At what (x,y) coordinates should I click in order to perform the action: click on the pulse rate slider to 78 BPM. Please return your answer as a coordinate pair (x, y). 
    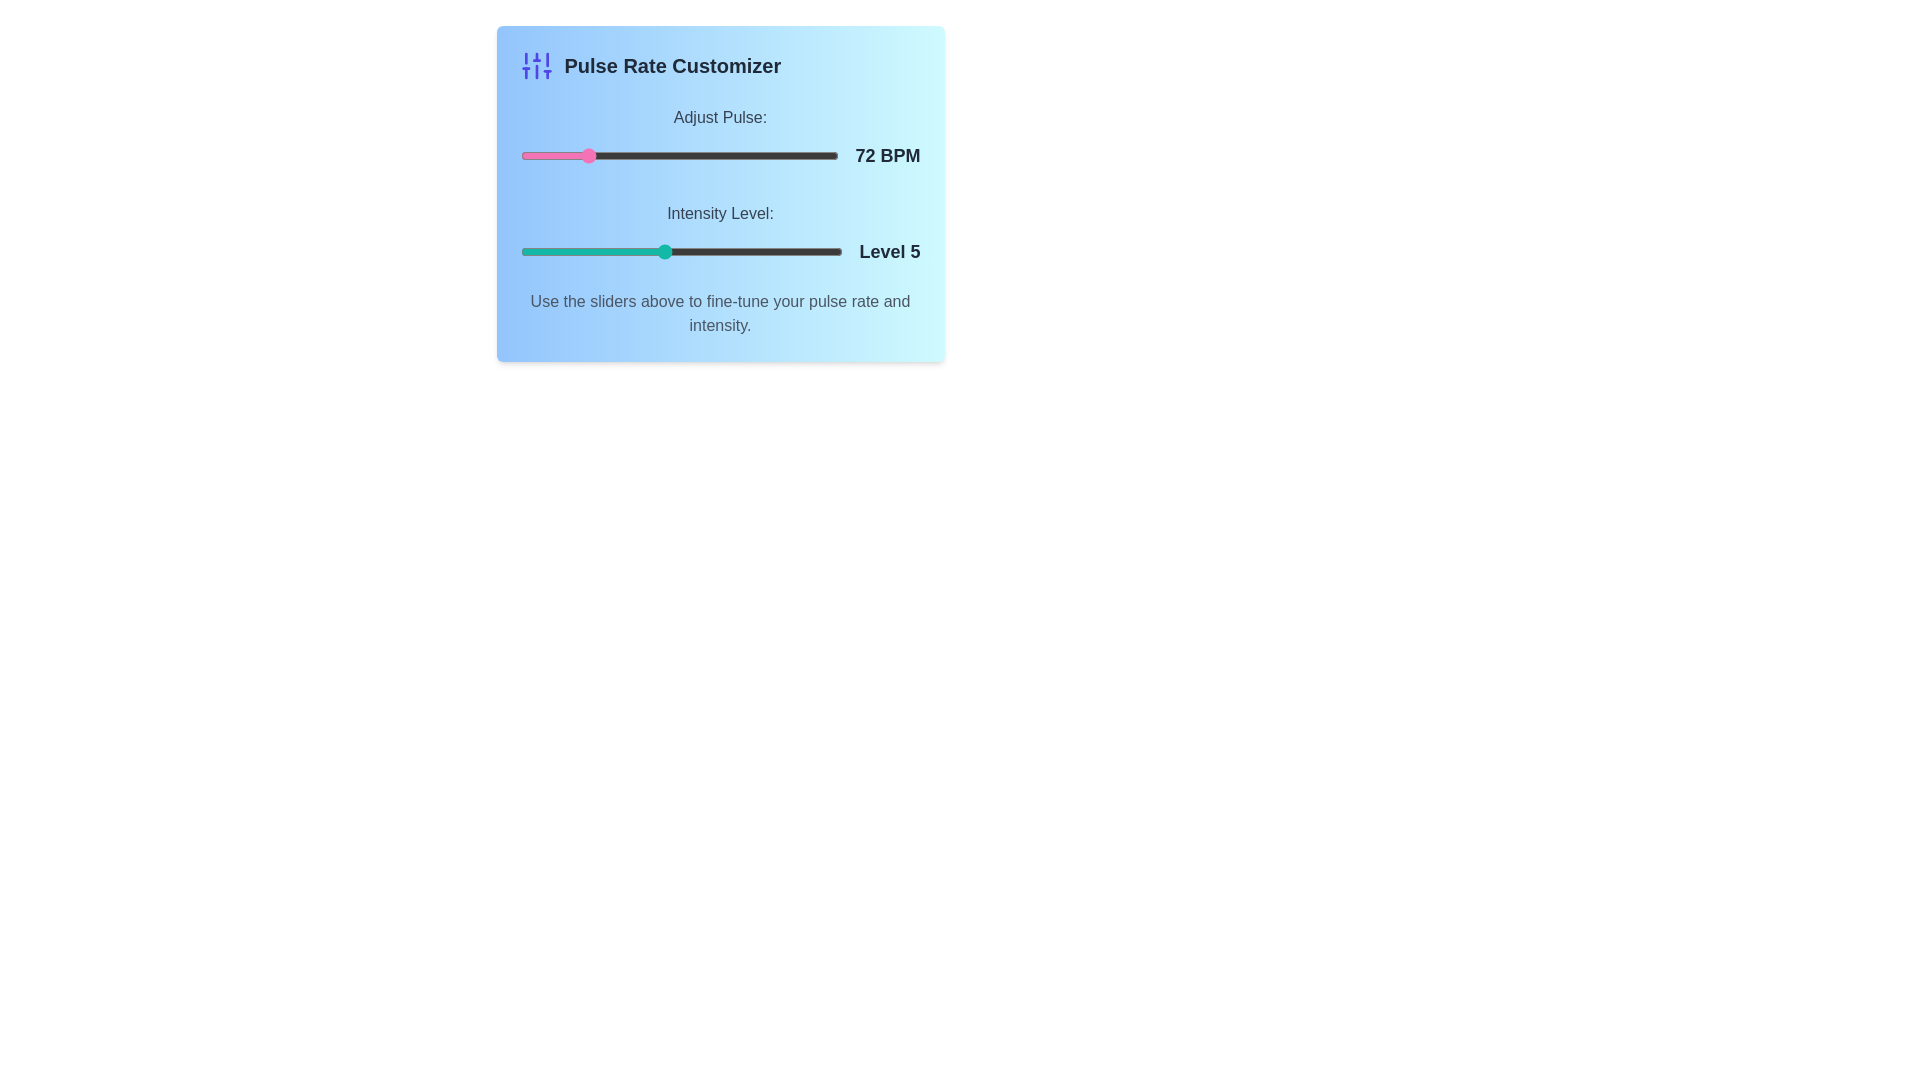
    Looking at the image, I should click on (595, 154).